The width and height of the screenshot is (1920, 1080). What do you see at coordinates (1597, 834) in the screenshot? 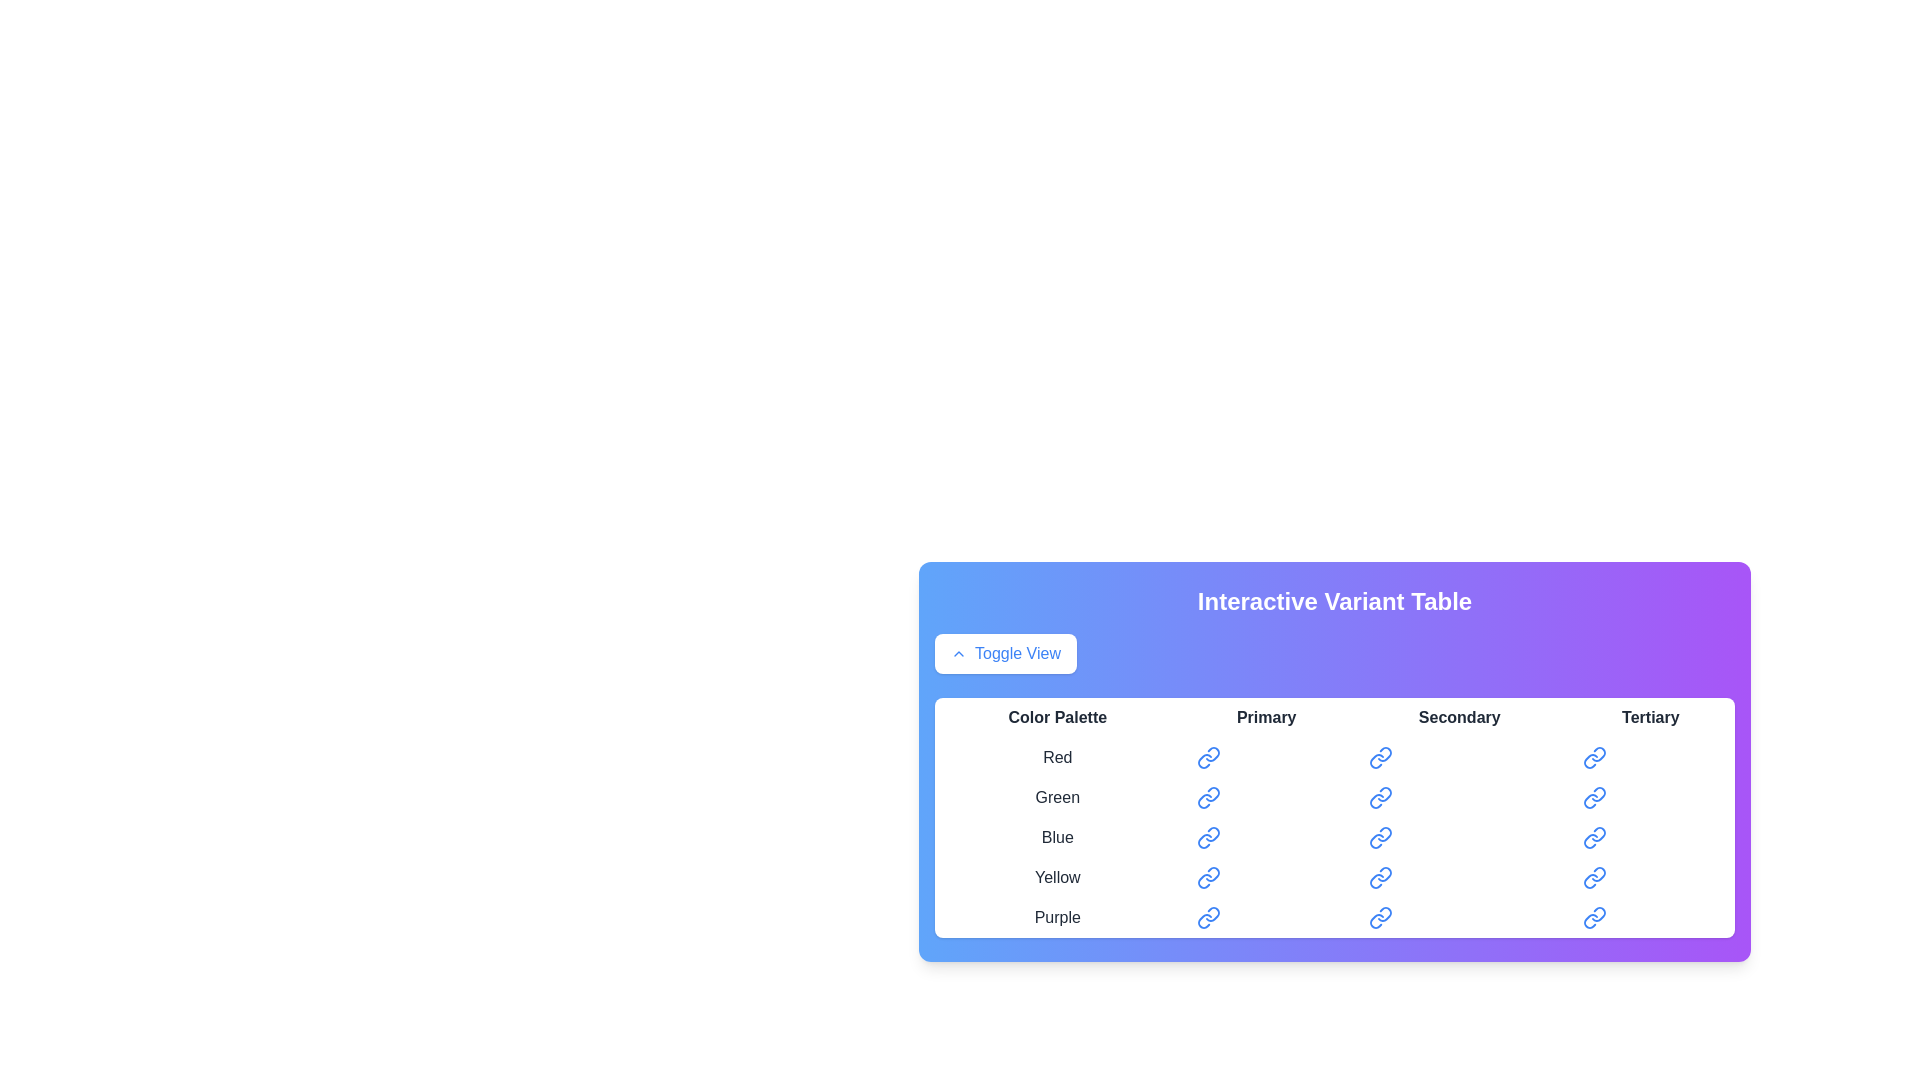
I see `the Icon Segment in the 'Tertiary' column and 'Blue' row of the Interactive Variant Table, which visually represents a hyperlink icon` at bounding box center [1597, 834].